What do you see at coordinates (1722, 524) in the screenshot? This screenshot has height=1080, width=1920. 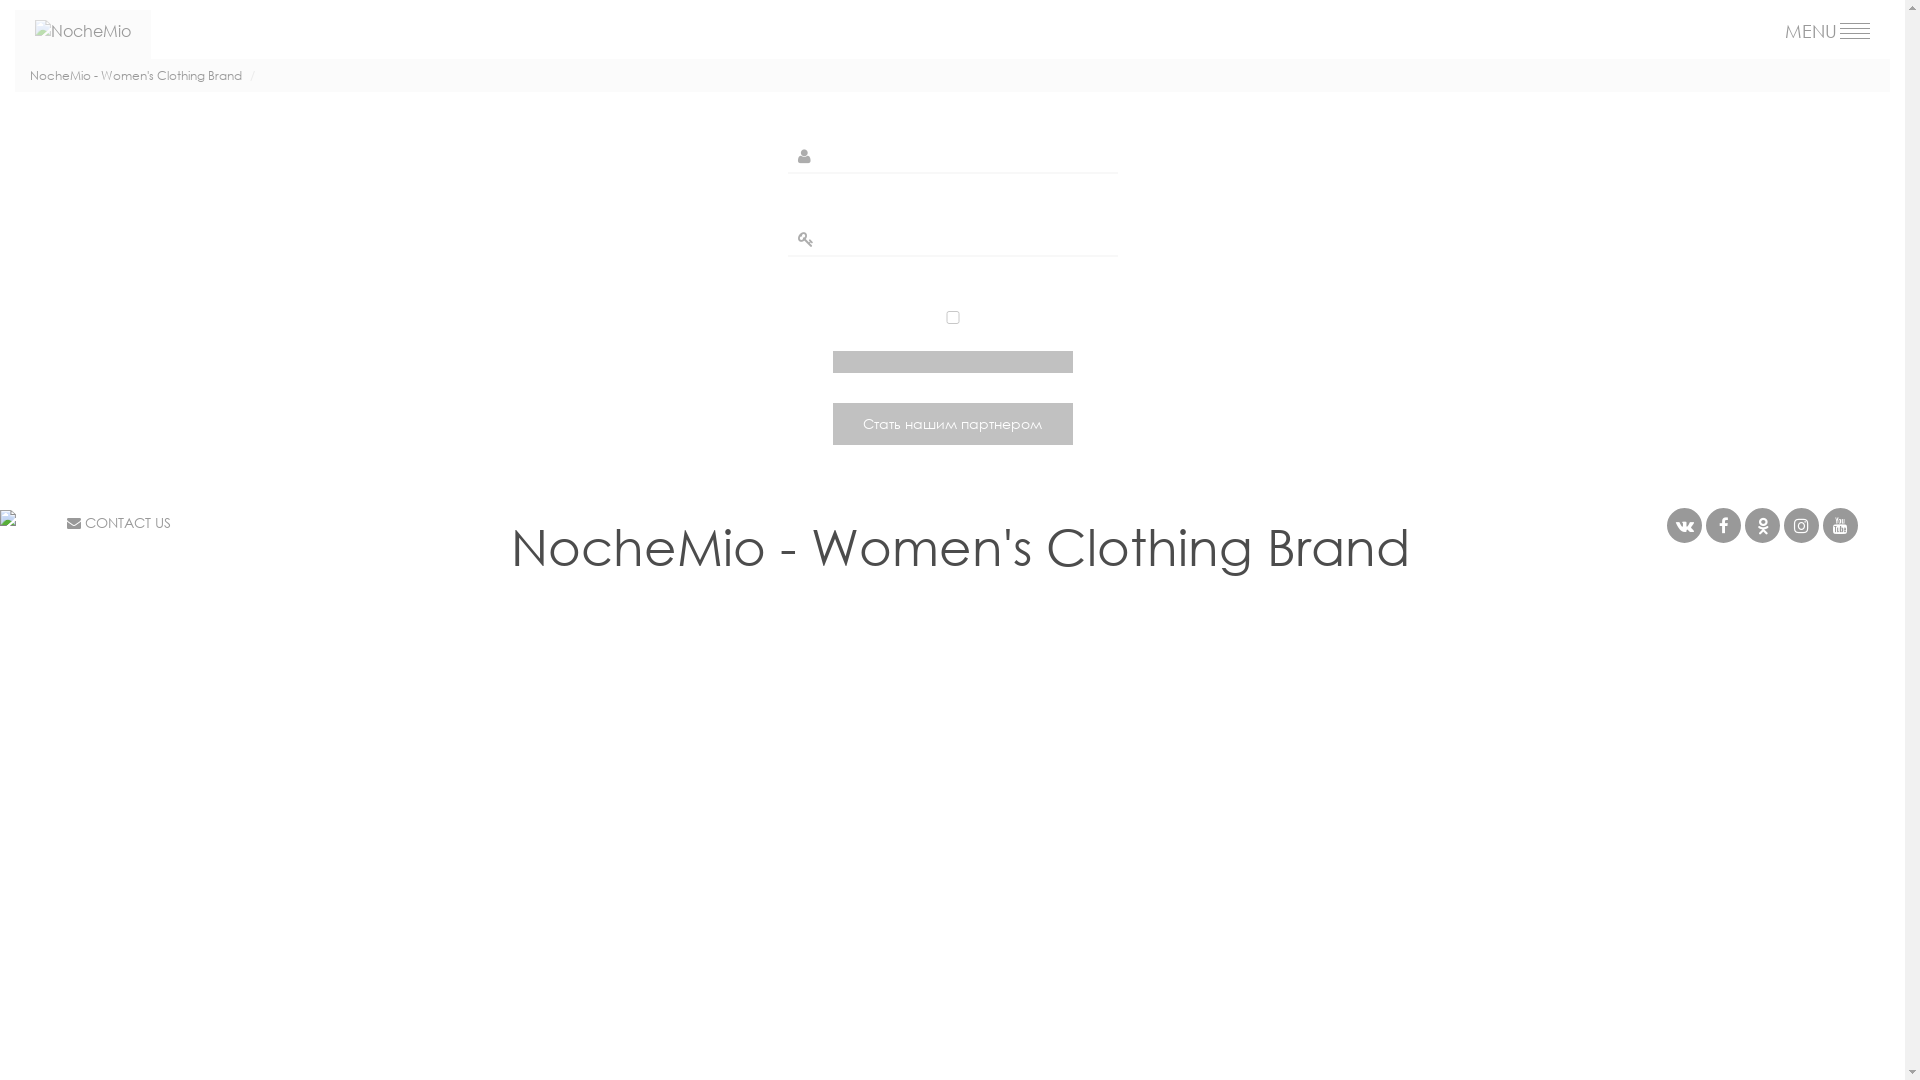 I see `'Official account NocheMio in Facebook'` at bounding box center [1722, 524].